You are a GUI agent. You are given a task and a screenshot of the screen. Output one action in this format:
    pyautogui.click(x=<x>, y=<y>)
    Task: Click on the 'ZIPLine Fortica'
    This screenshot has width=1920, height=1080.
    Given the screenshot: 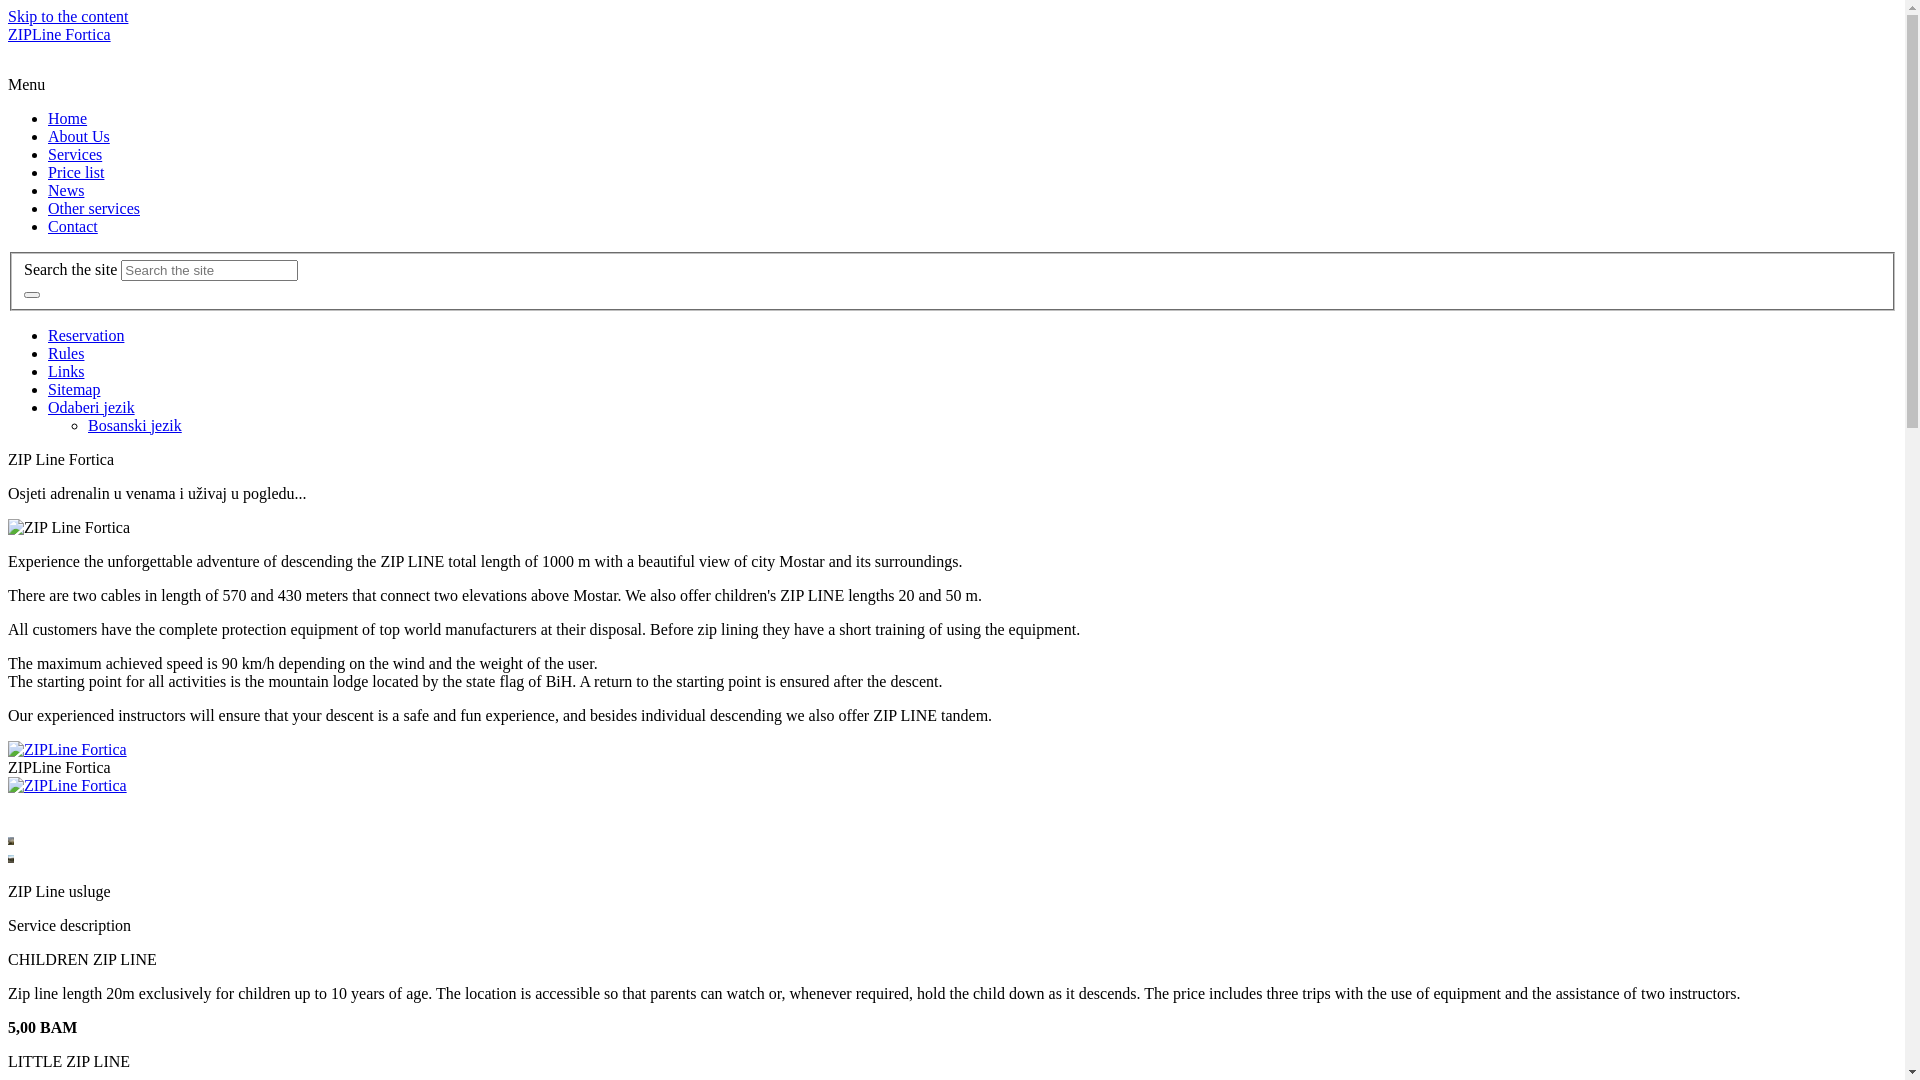 What is the action you would take?
    pyautogui.click(x=59, y=34)
    